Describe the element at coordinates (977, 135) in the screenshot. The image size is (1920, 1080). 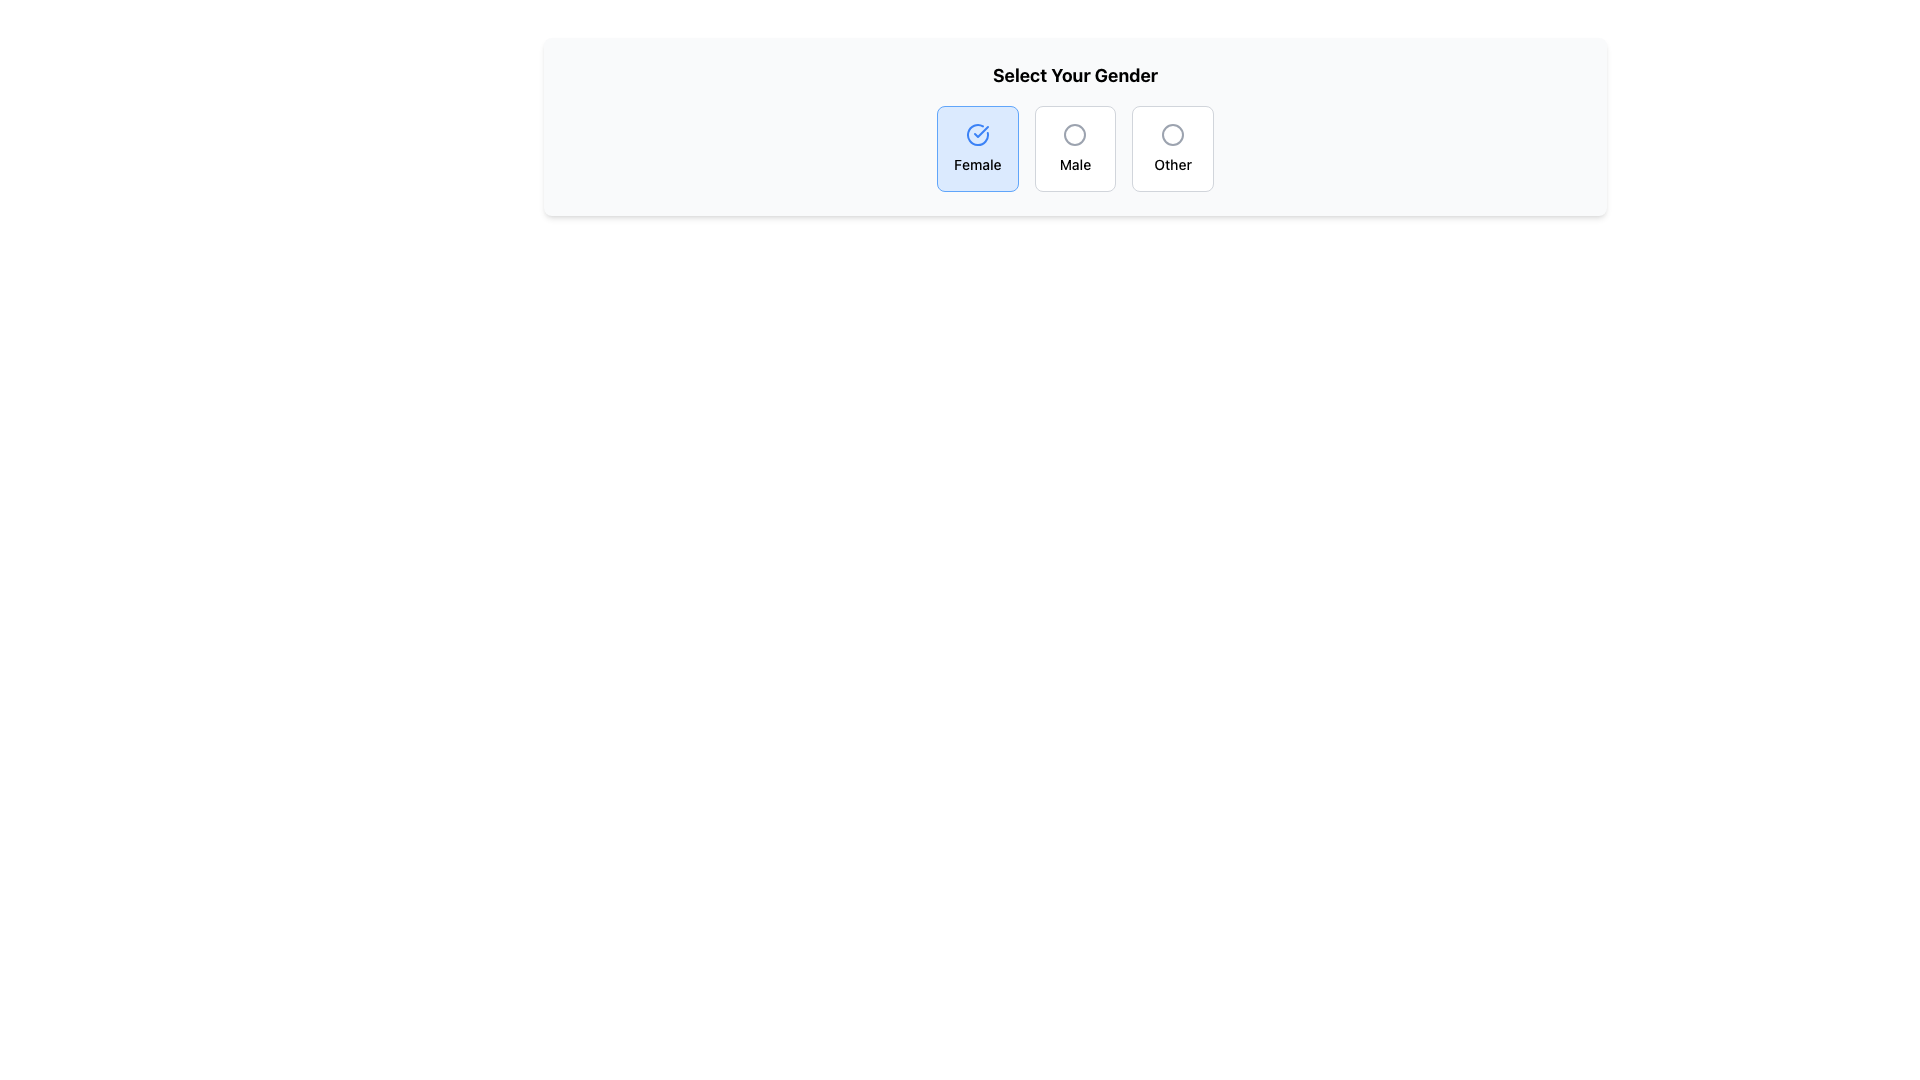
I see `the gender selection indicator icon for the 'Female' option, which is centrally located above the text label on the button` at that location.